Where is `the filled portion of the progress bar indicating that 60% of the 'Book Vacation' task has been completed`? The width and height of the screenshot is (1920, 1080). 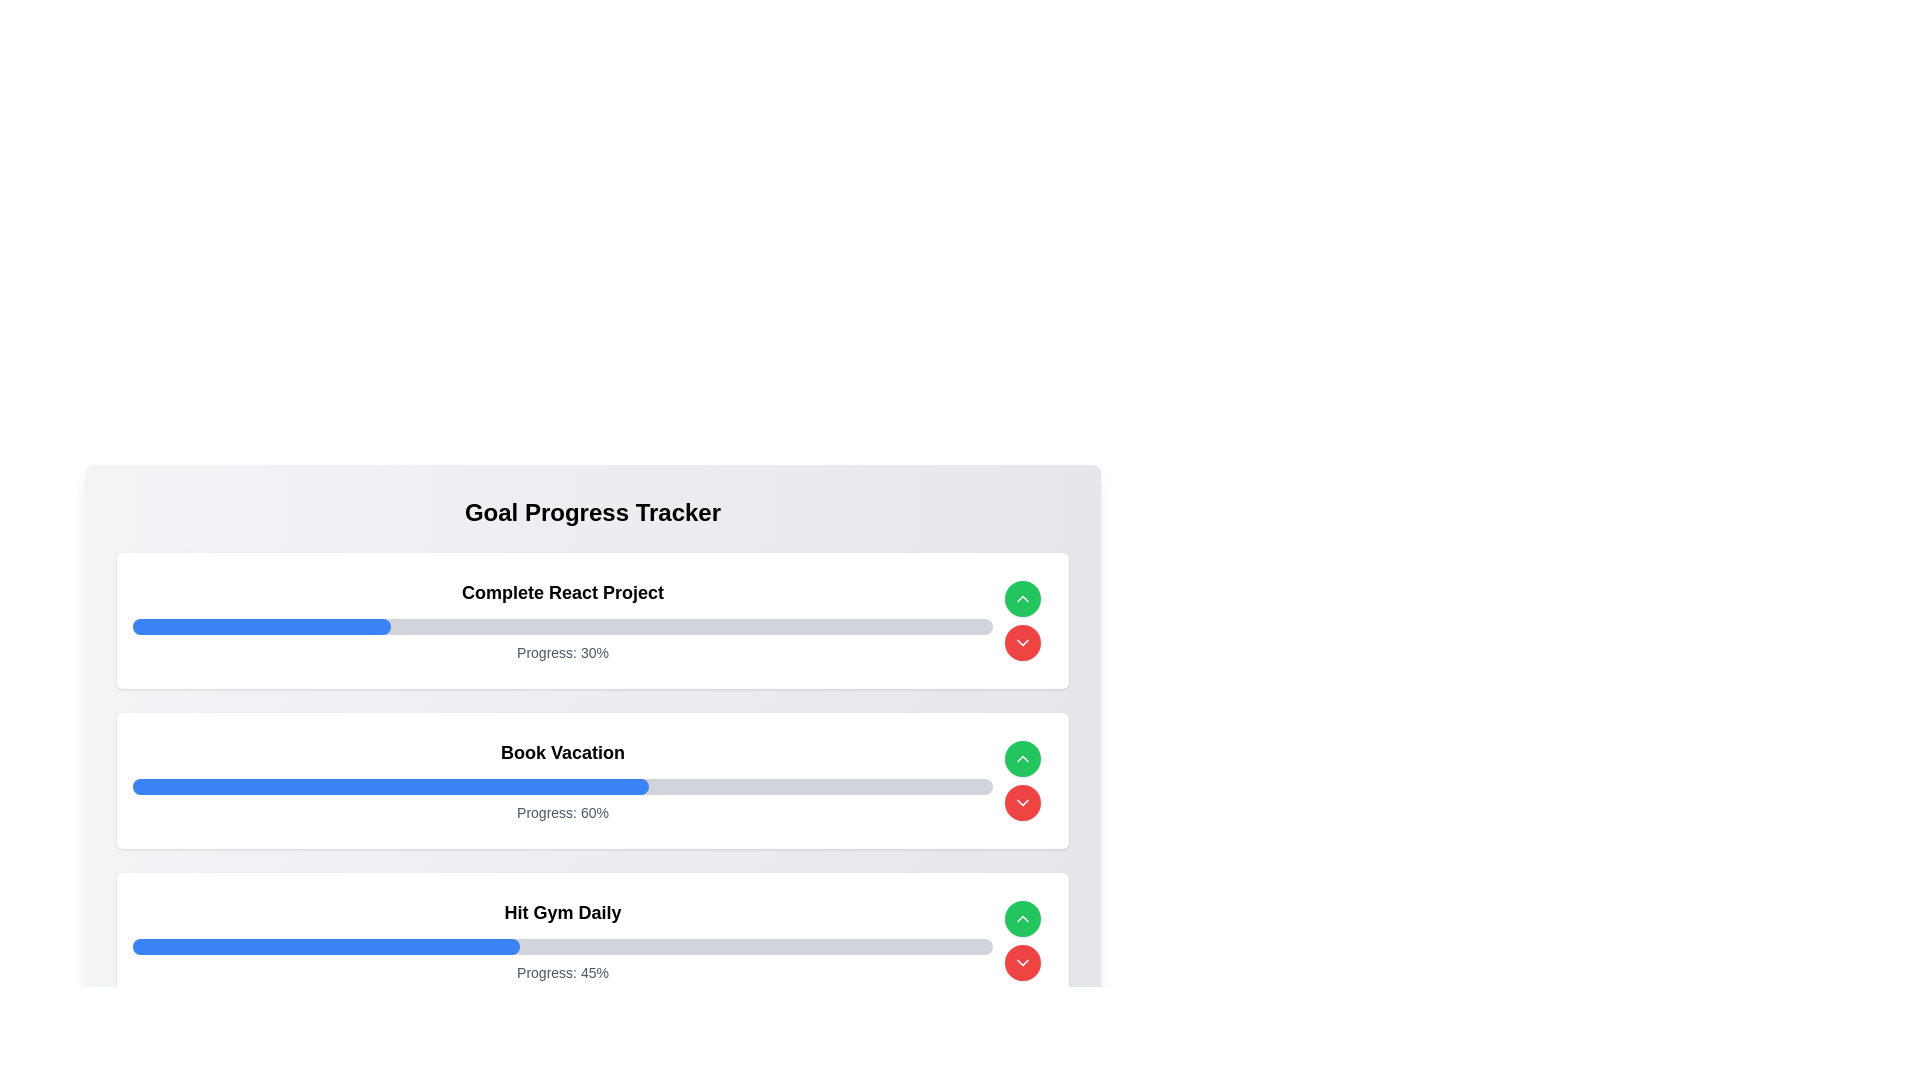
the filled portion of the progress bar indicating that 60% of the 'Book Vacation' task has been completed is located at coordinates (390, 785).